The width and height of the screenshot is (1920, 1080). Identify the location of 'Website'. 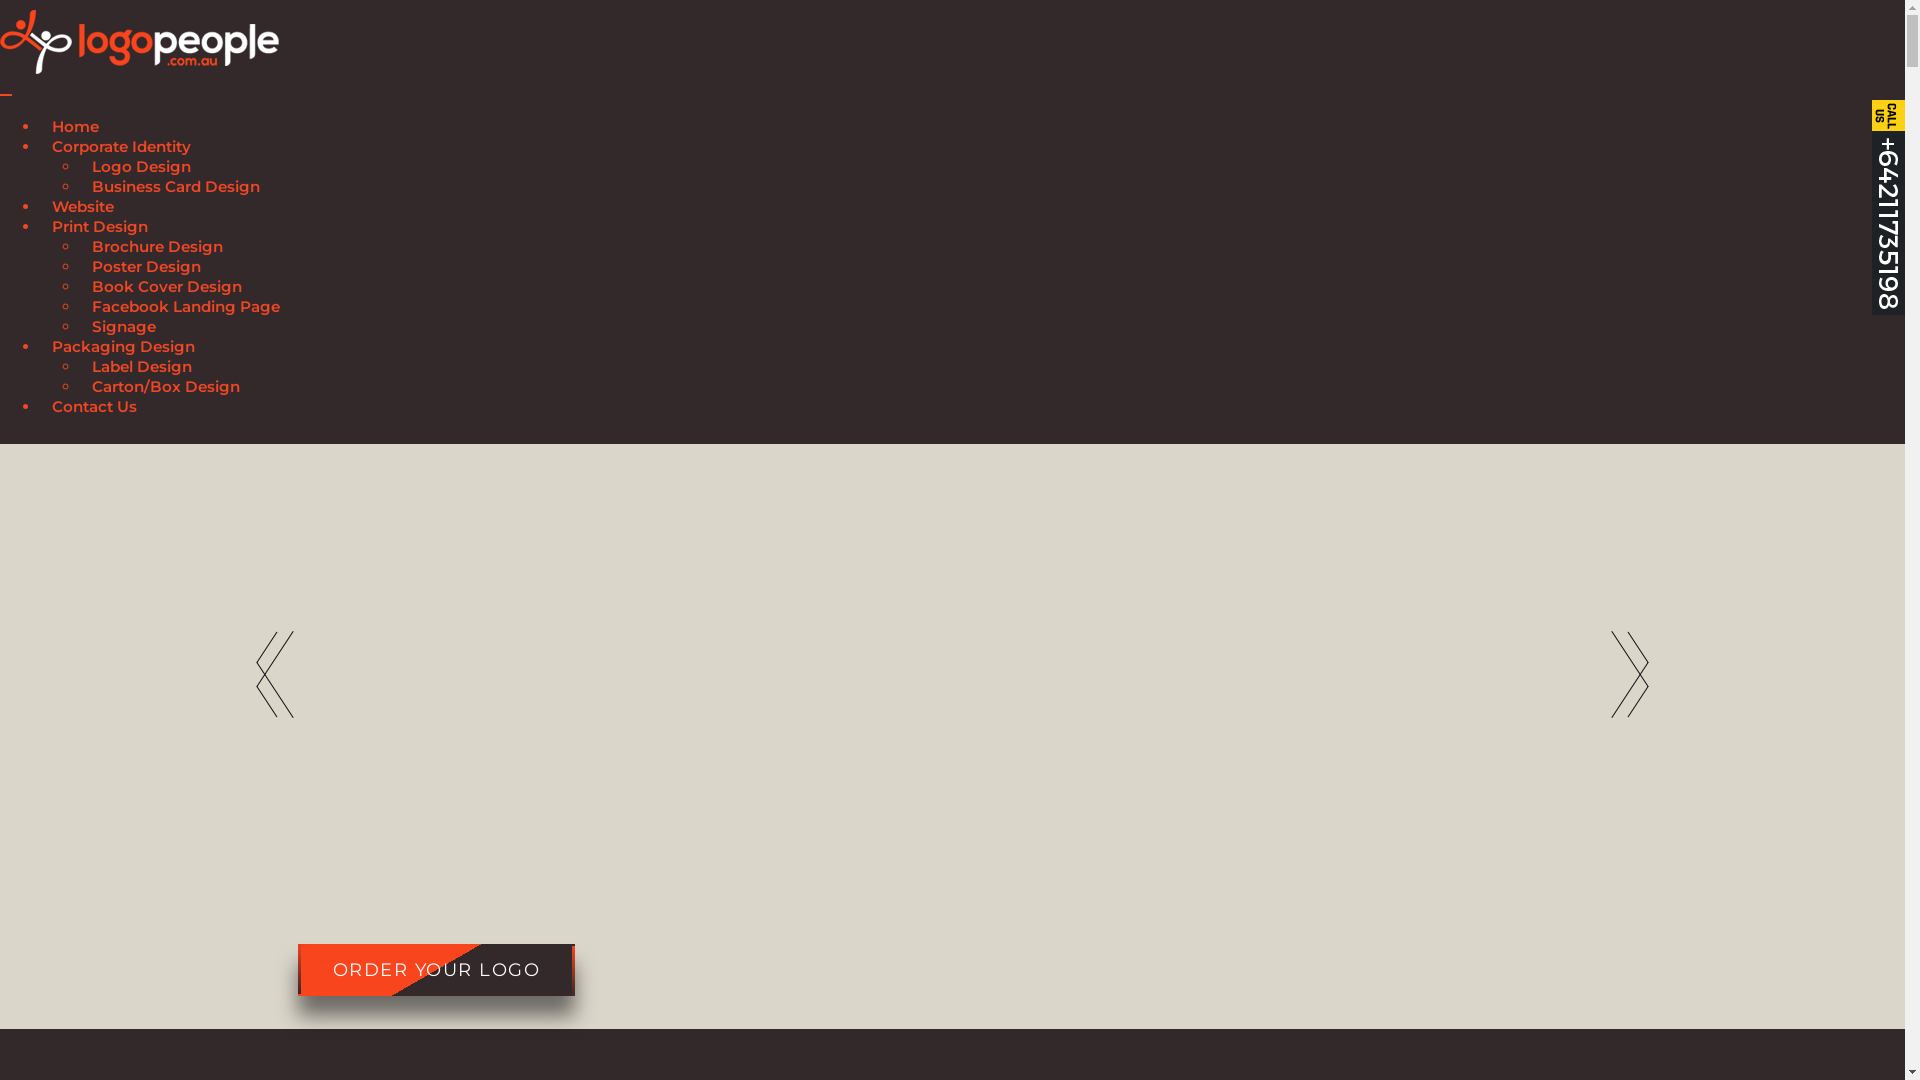
(39, 209).